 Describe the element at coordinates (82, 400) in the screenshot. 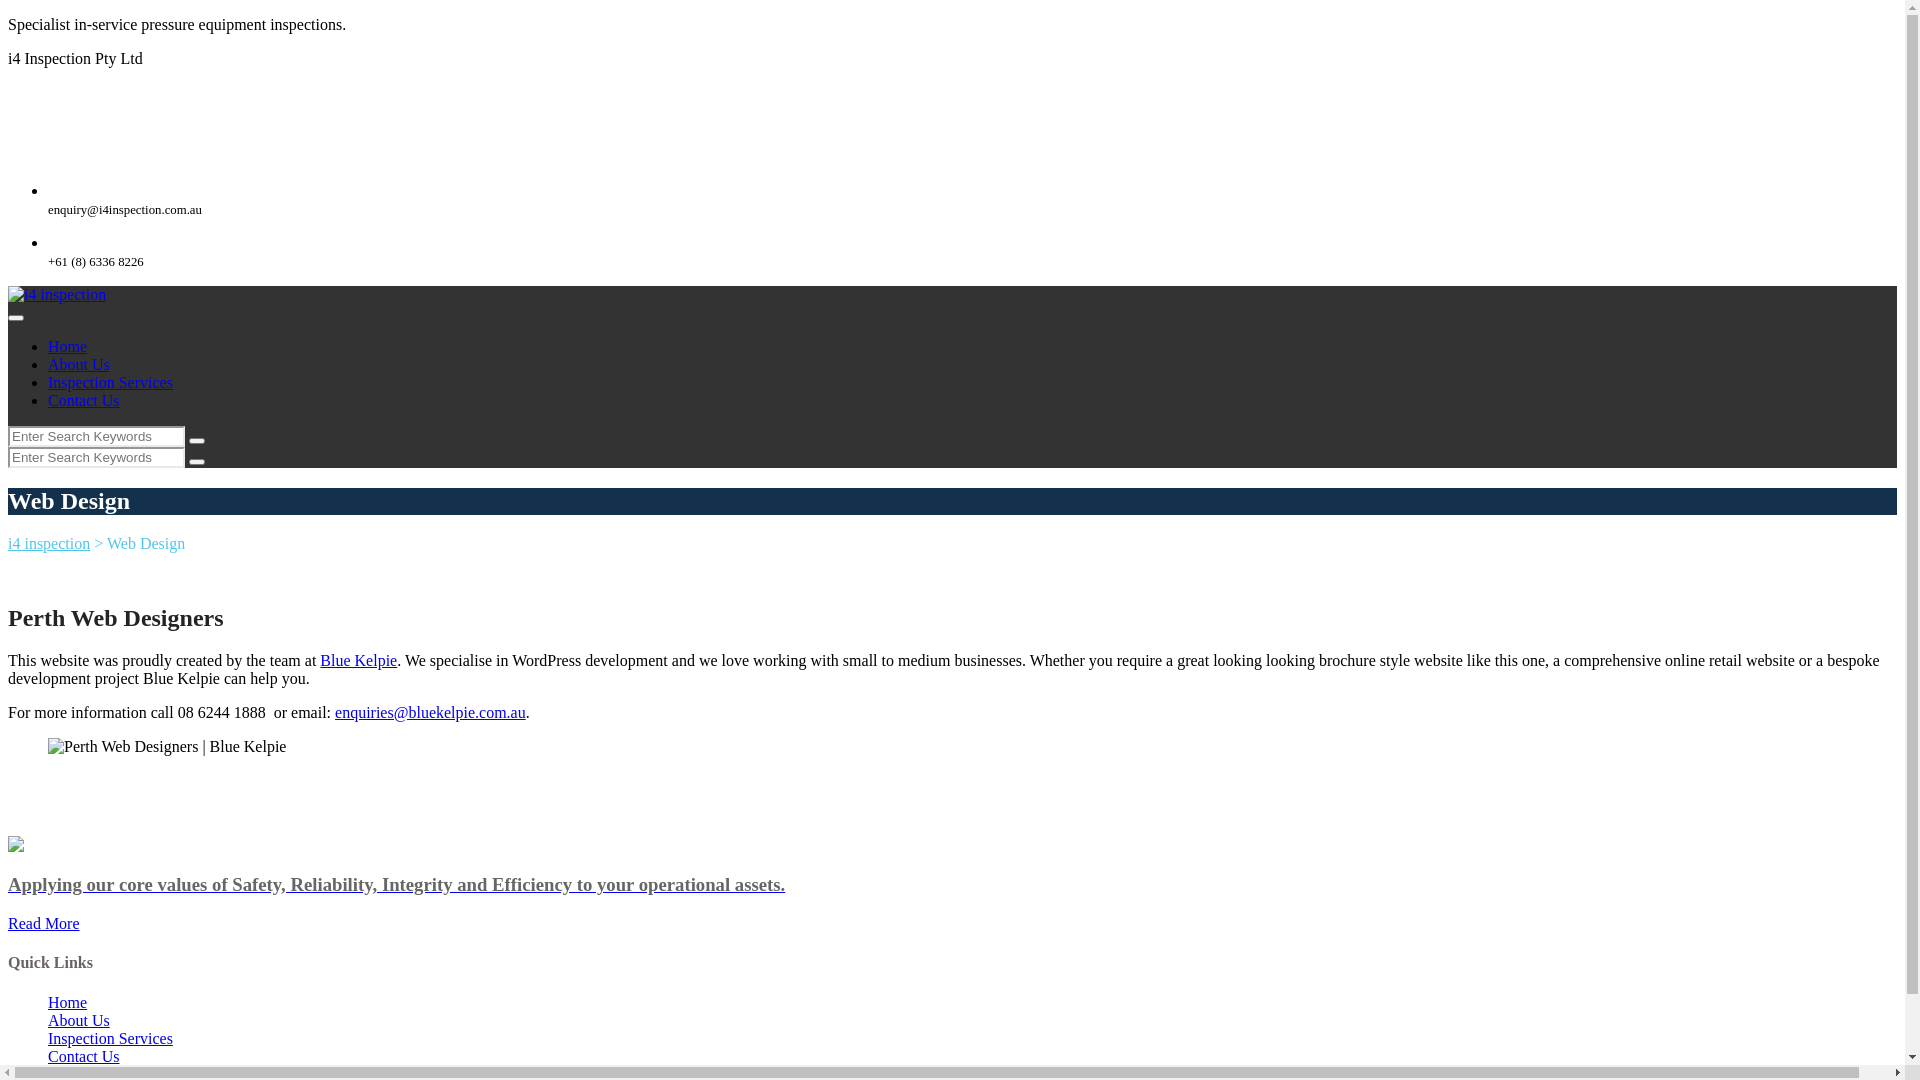

I see `'Contact Us'` at that location.